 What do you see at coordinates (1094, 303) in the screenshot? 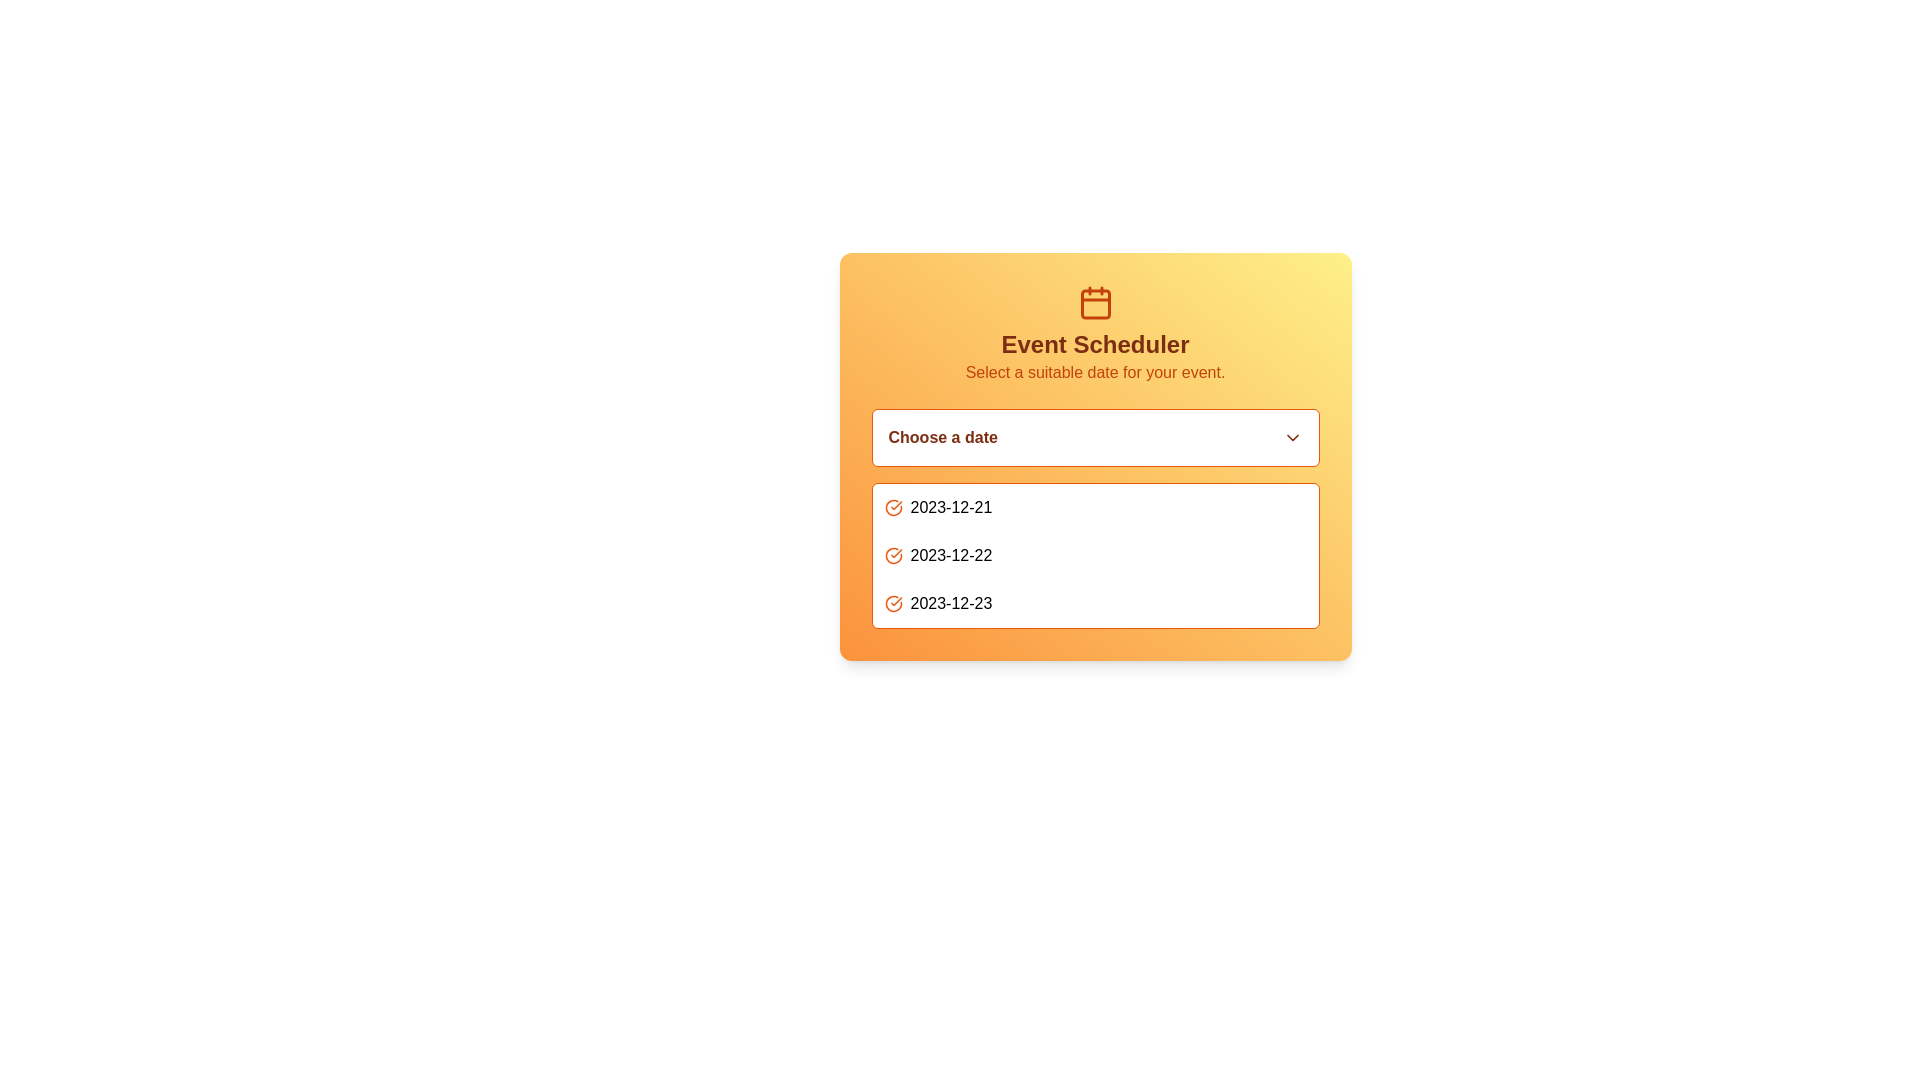
I see `the calendar icon located above the 'Event Scheduler' heading in the interface` at bounding box center [1094, 303].